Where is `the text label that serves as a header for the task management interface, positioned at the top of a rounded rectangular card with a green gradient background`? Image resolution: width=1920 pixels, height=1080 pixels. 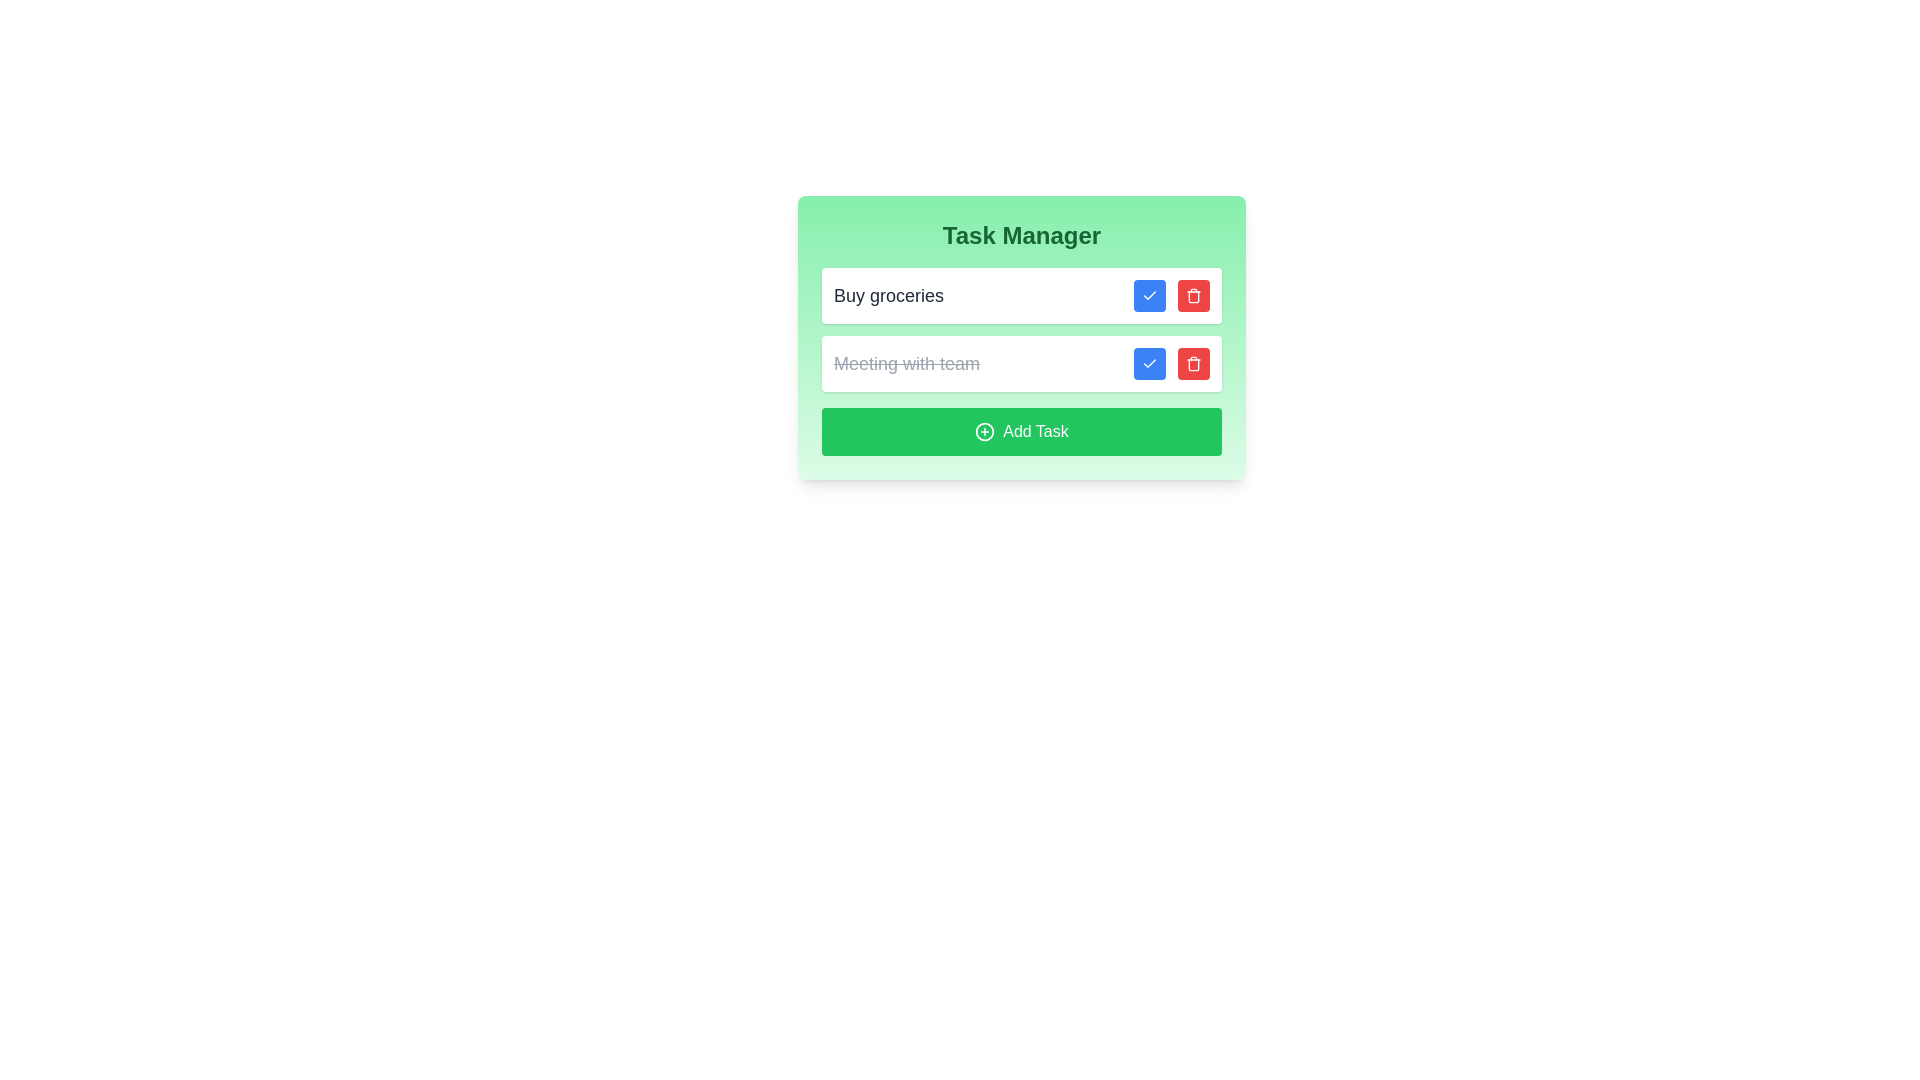 the text label that serves as a header for the task management interface, positioned at the top of a rounded rectangular card with a green gradient background is located at coordinates (1022, 234).